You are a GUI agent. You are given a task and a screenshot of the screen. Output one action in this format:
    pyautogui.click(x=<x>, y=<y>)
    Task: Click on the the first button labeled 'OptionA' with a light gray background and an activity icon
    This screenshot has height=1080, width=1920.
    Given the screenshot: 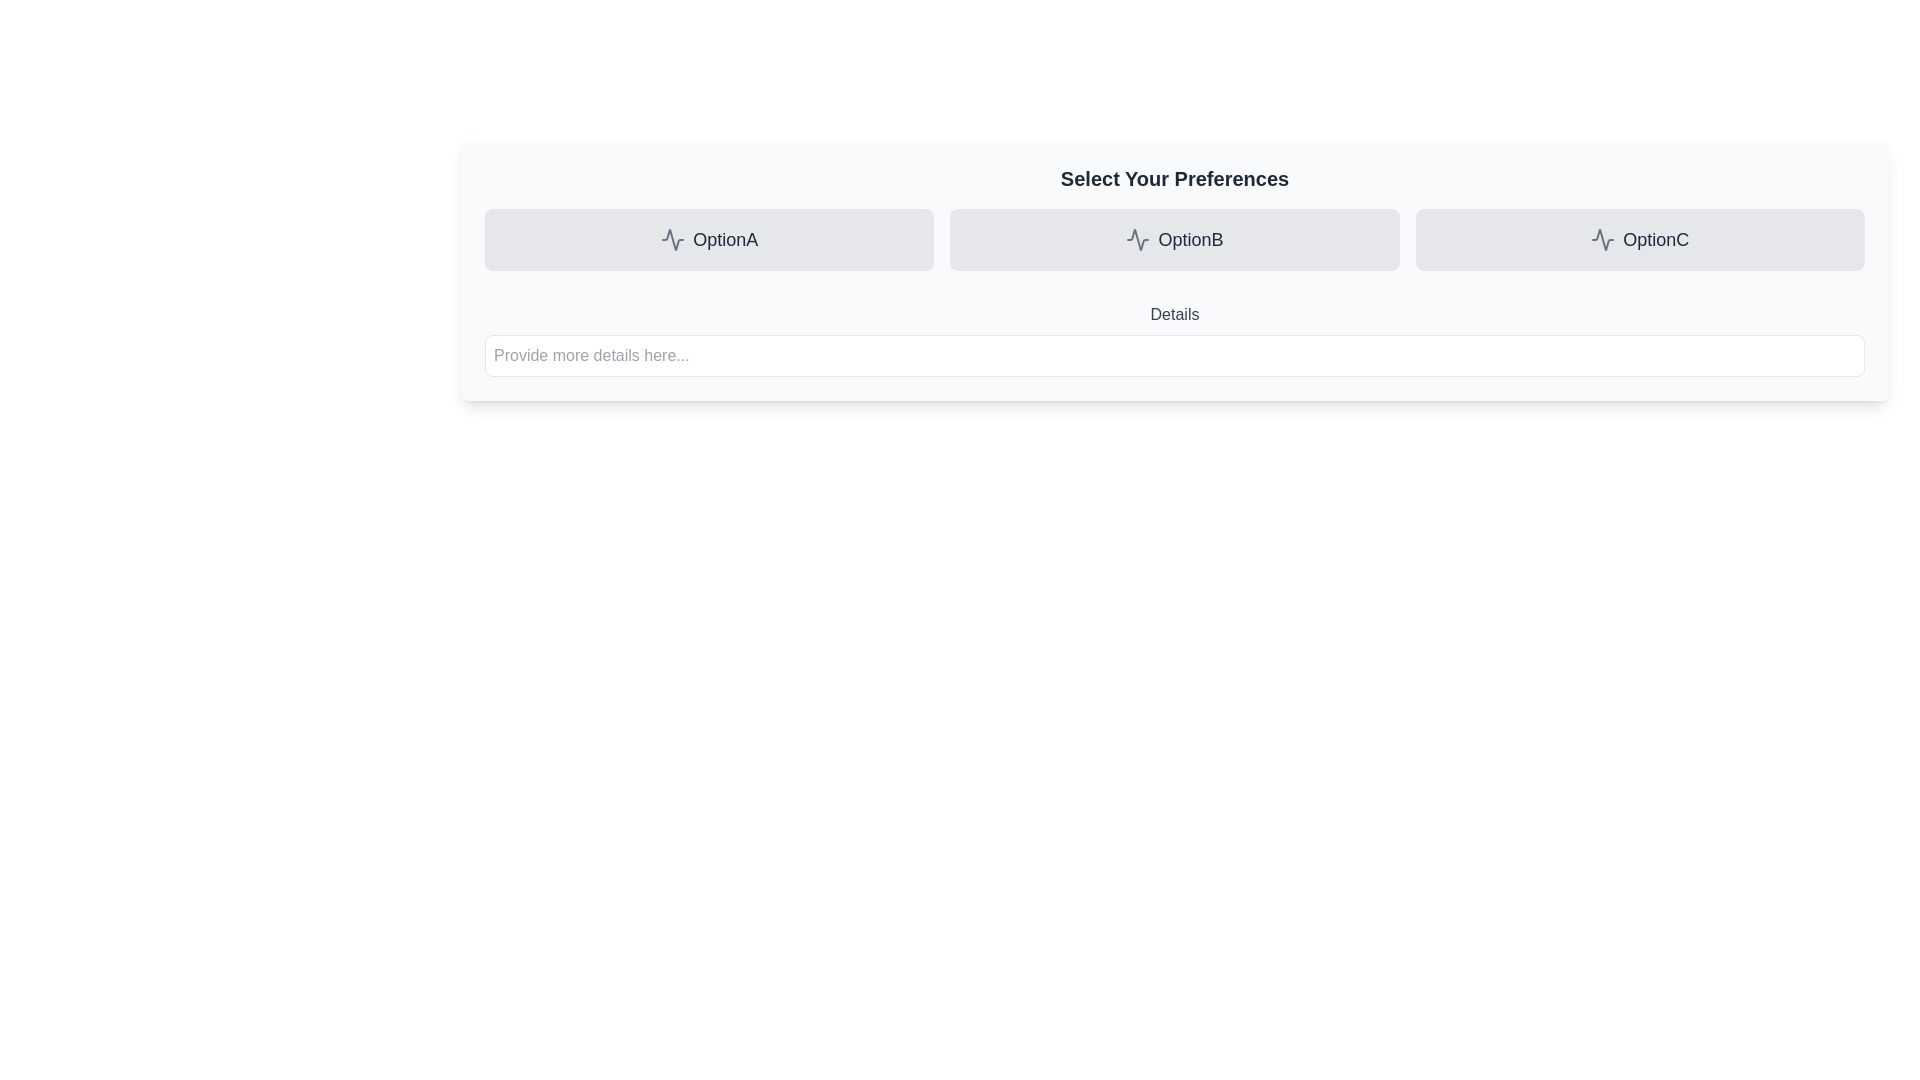 What is the action you would take?
    pyautogui.click(x=709, y=238)
    